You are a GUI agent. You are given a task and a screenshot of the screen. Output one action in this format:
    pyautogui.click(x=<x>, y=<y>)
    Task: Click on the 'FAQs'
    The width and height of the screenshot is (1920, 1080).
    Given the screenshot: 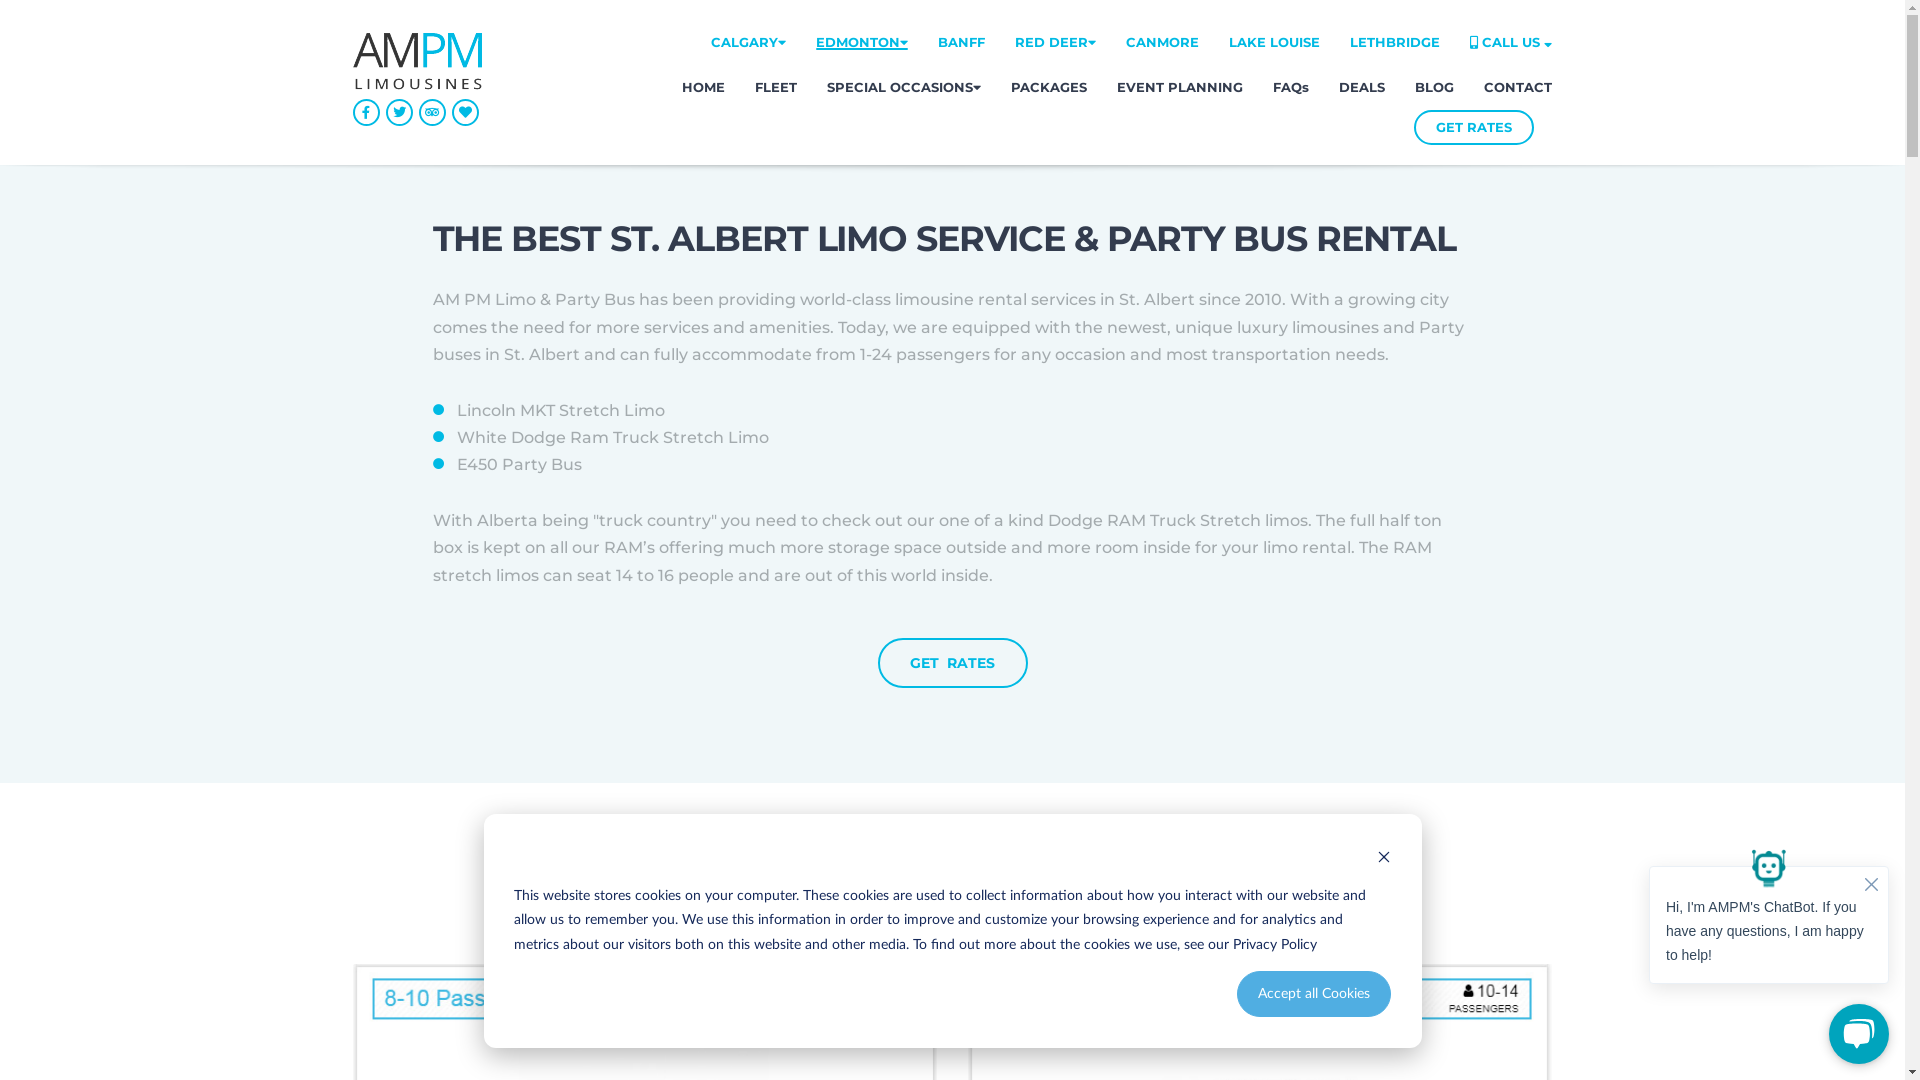 What is the action you would take?
    pyautogui.click(x=1291, y=86)
    